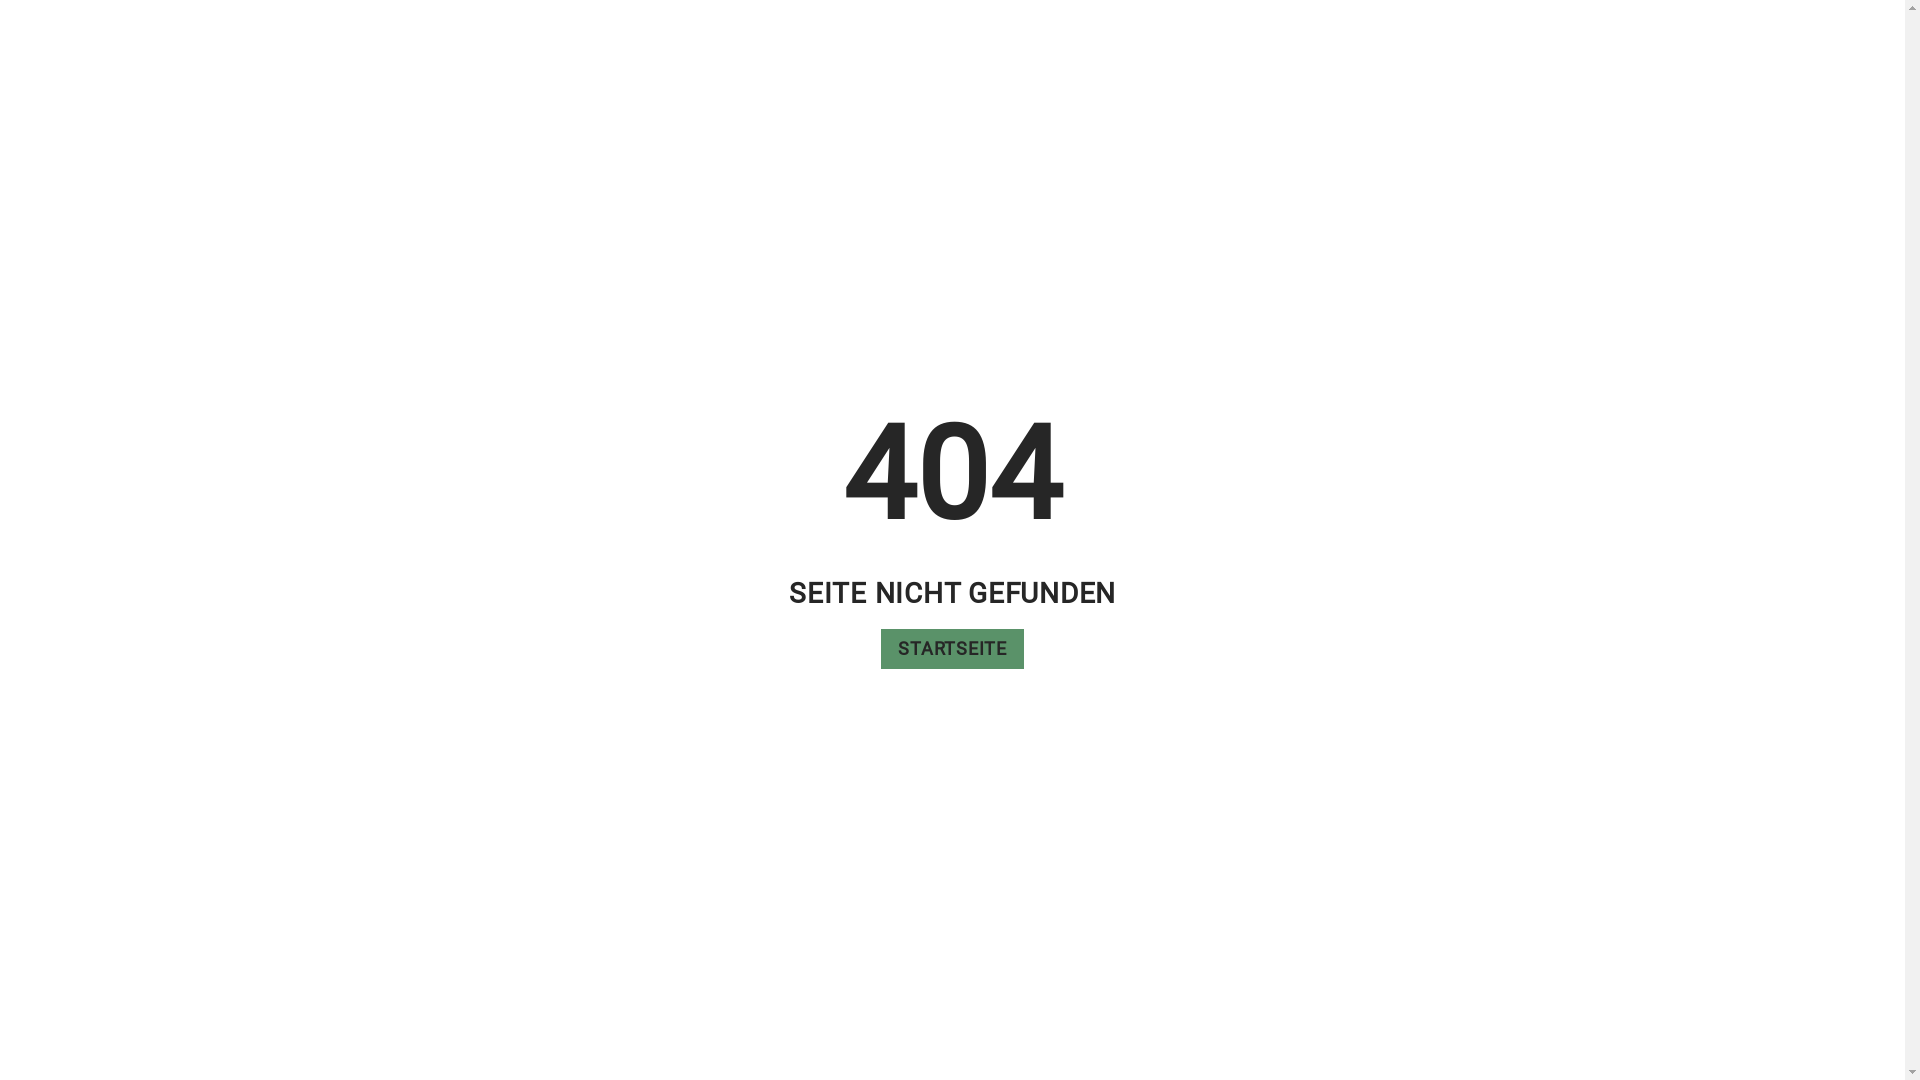  Describe the element at coordinates (951, 648) in the screenshot. I see `'STARTSEITE'` at that location.